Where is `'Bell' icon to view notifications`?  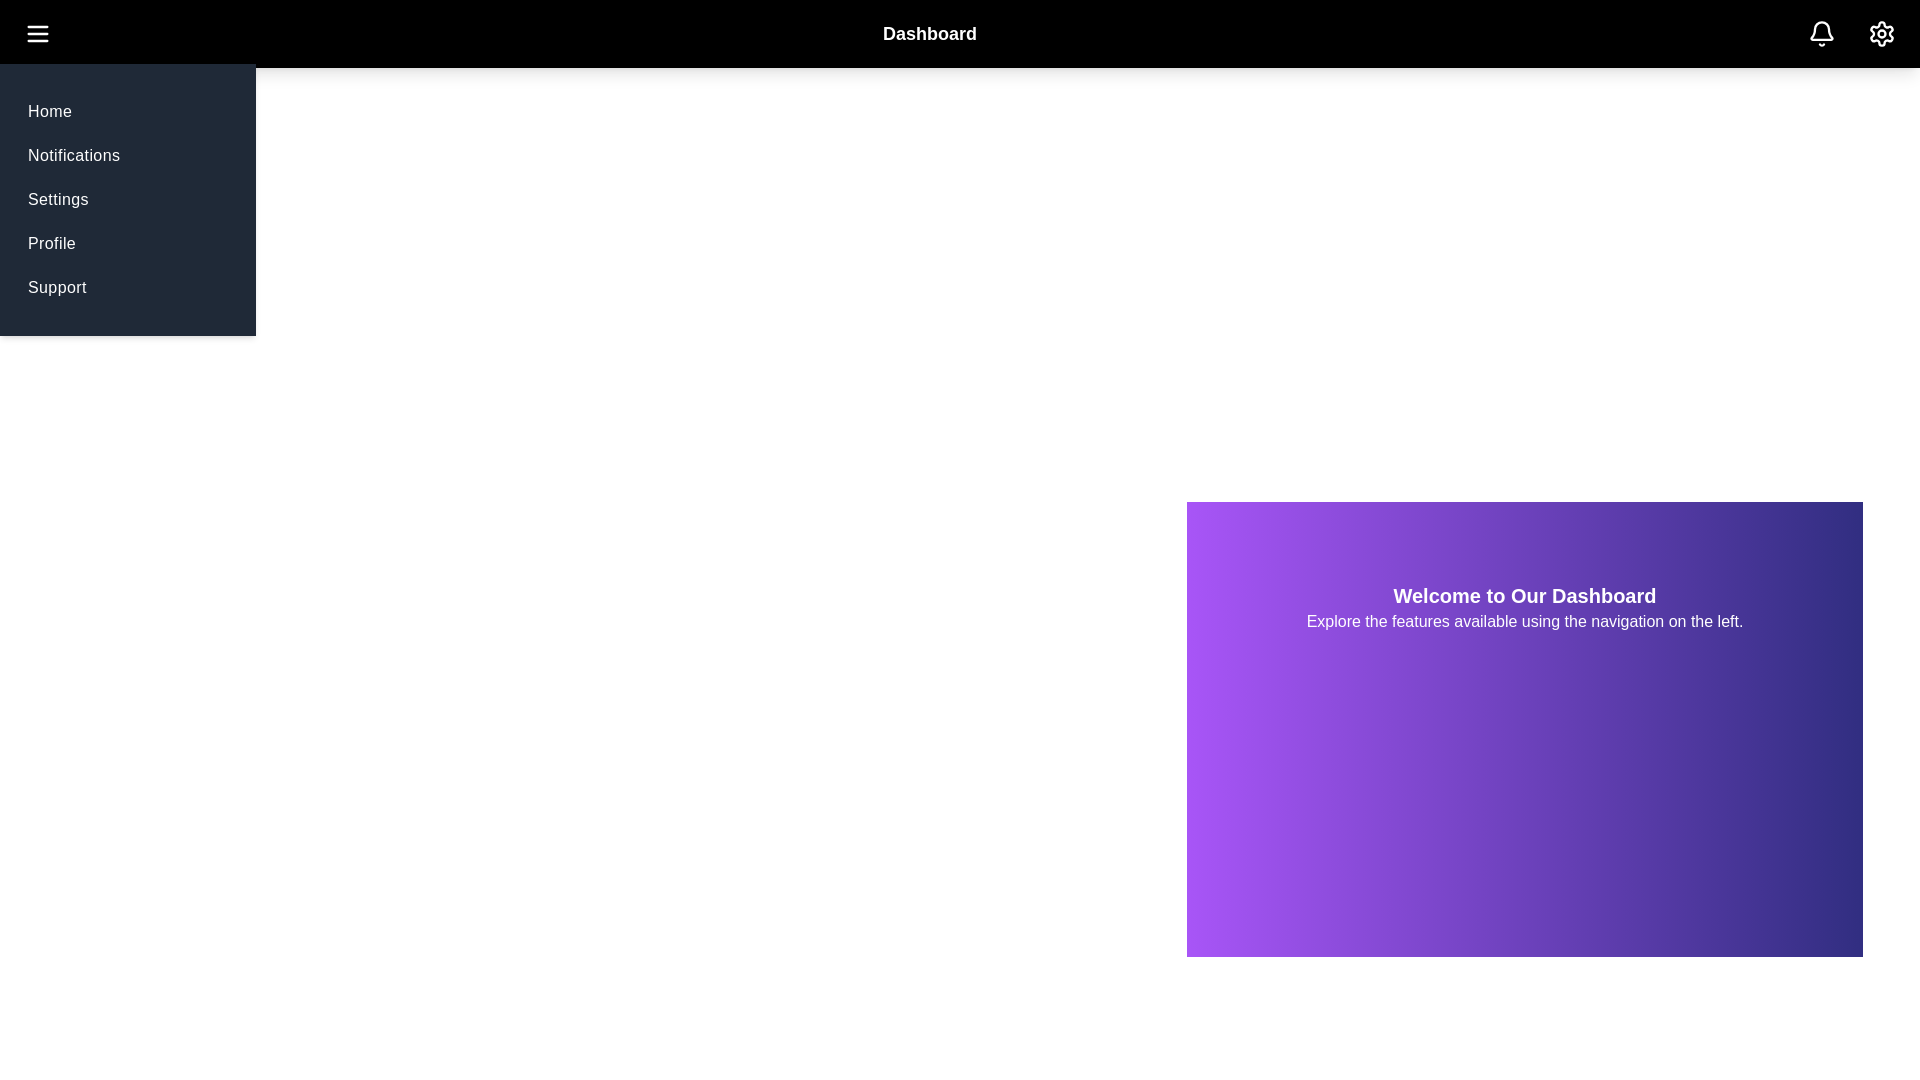 'Bell' icon to view notifications is located at coordinates (1822, 34).